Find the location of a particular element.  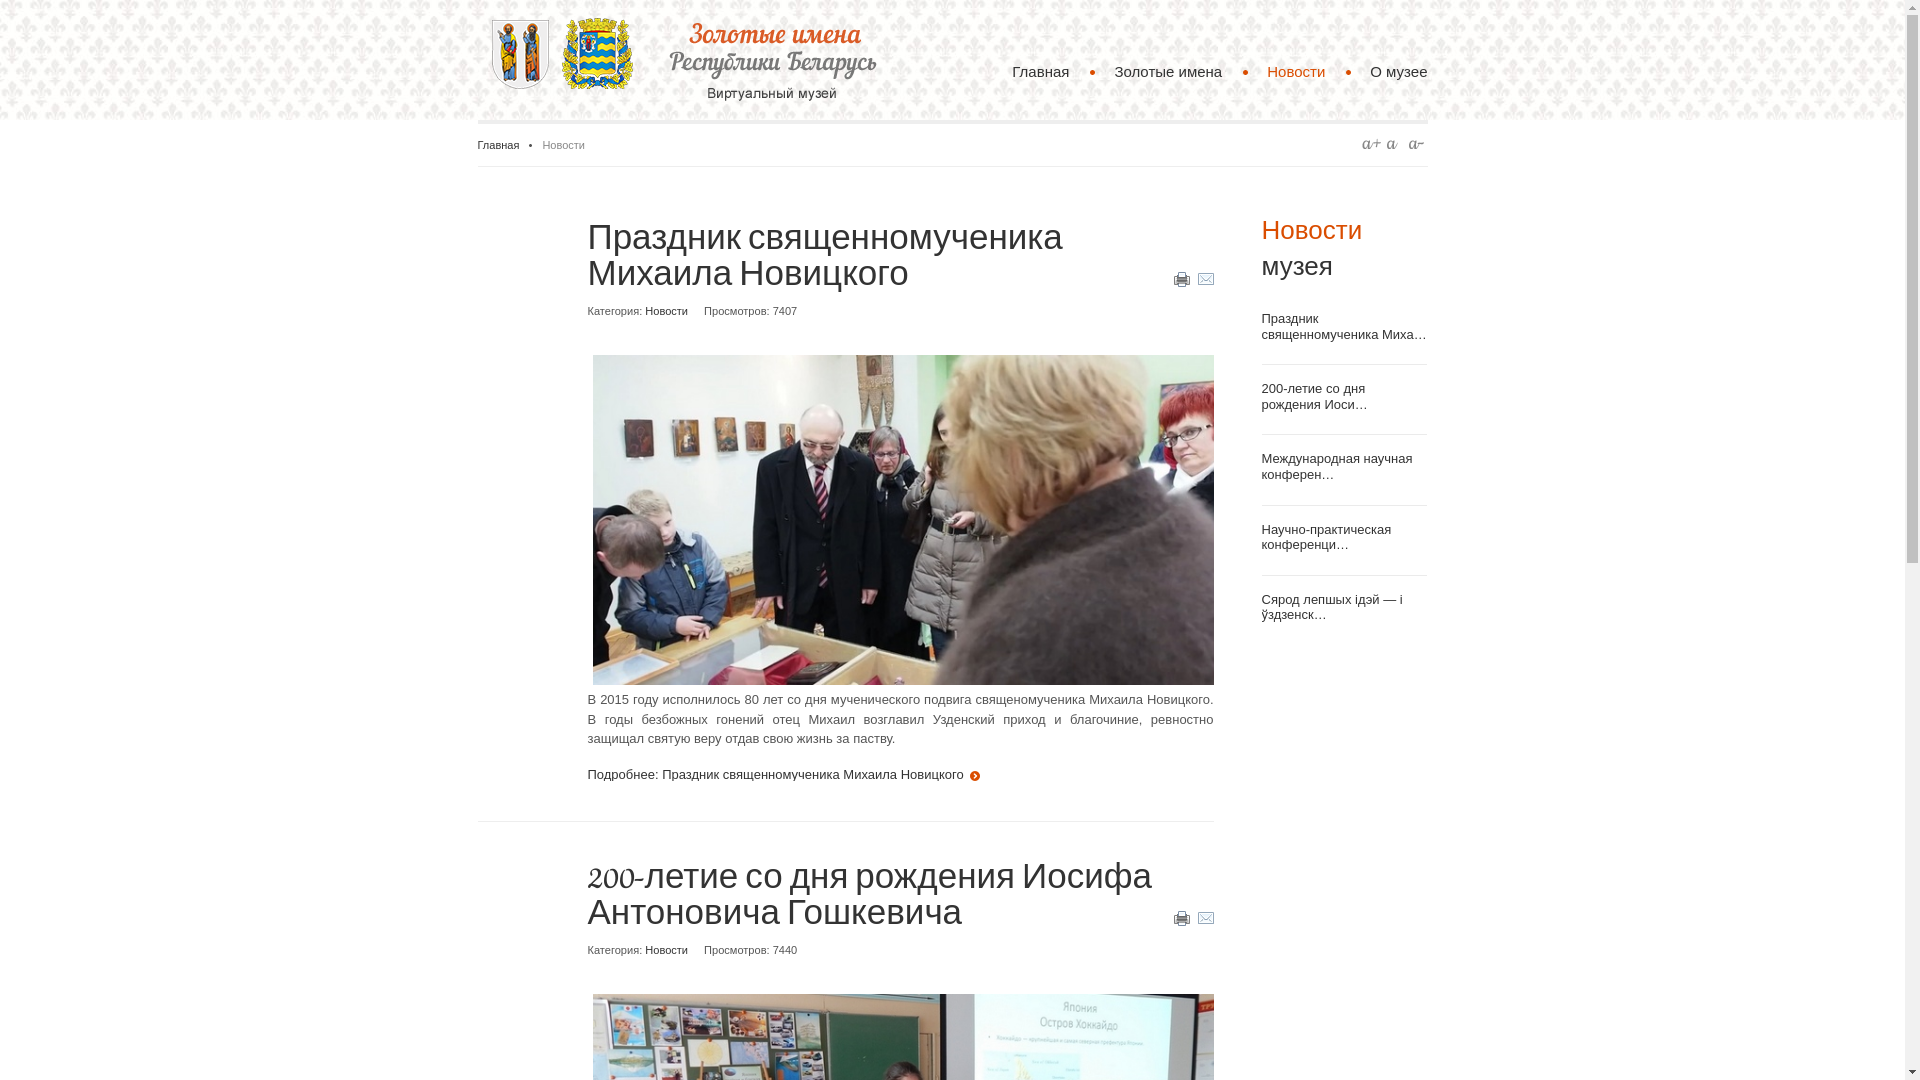

'A-' is located at coordinates (1416, 142).